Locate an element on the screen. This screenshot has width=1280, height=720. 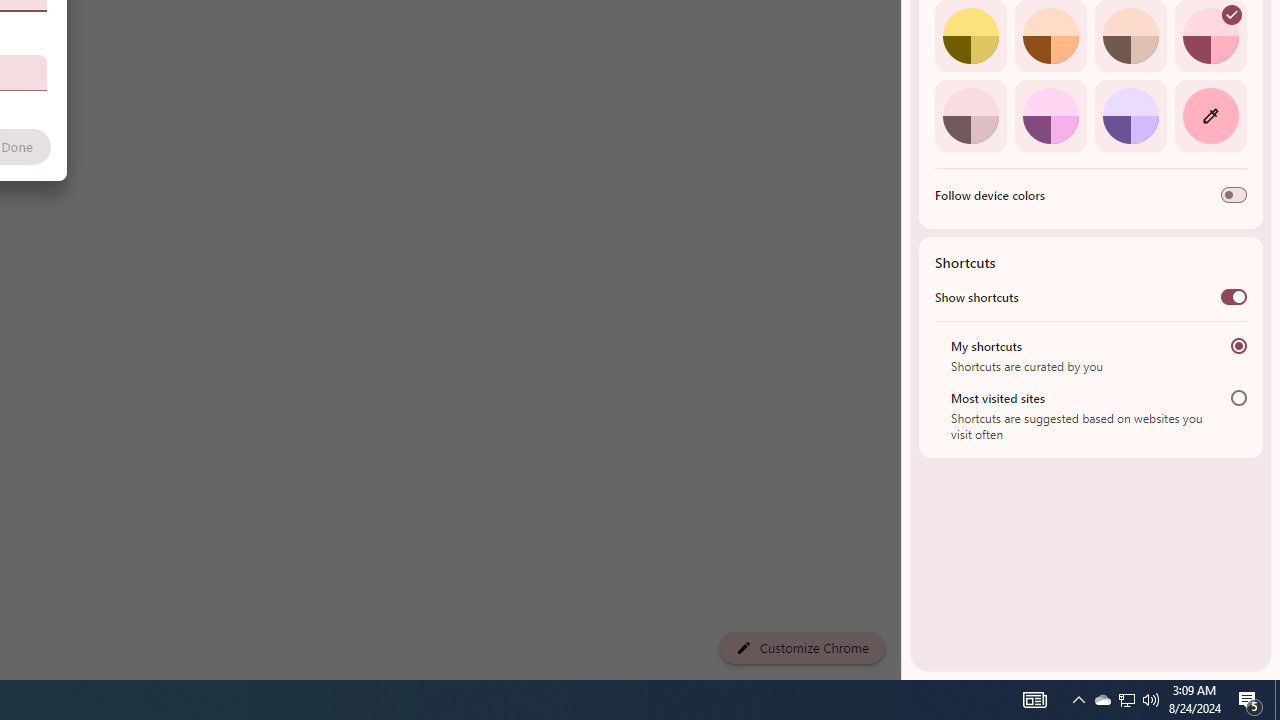
'Rose' is located at coordinates (1209, 36).